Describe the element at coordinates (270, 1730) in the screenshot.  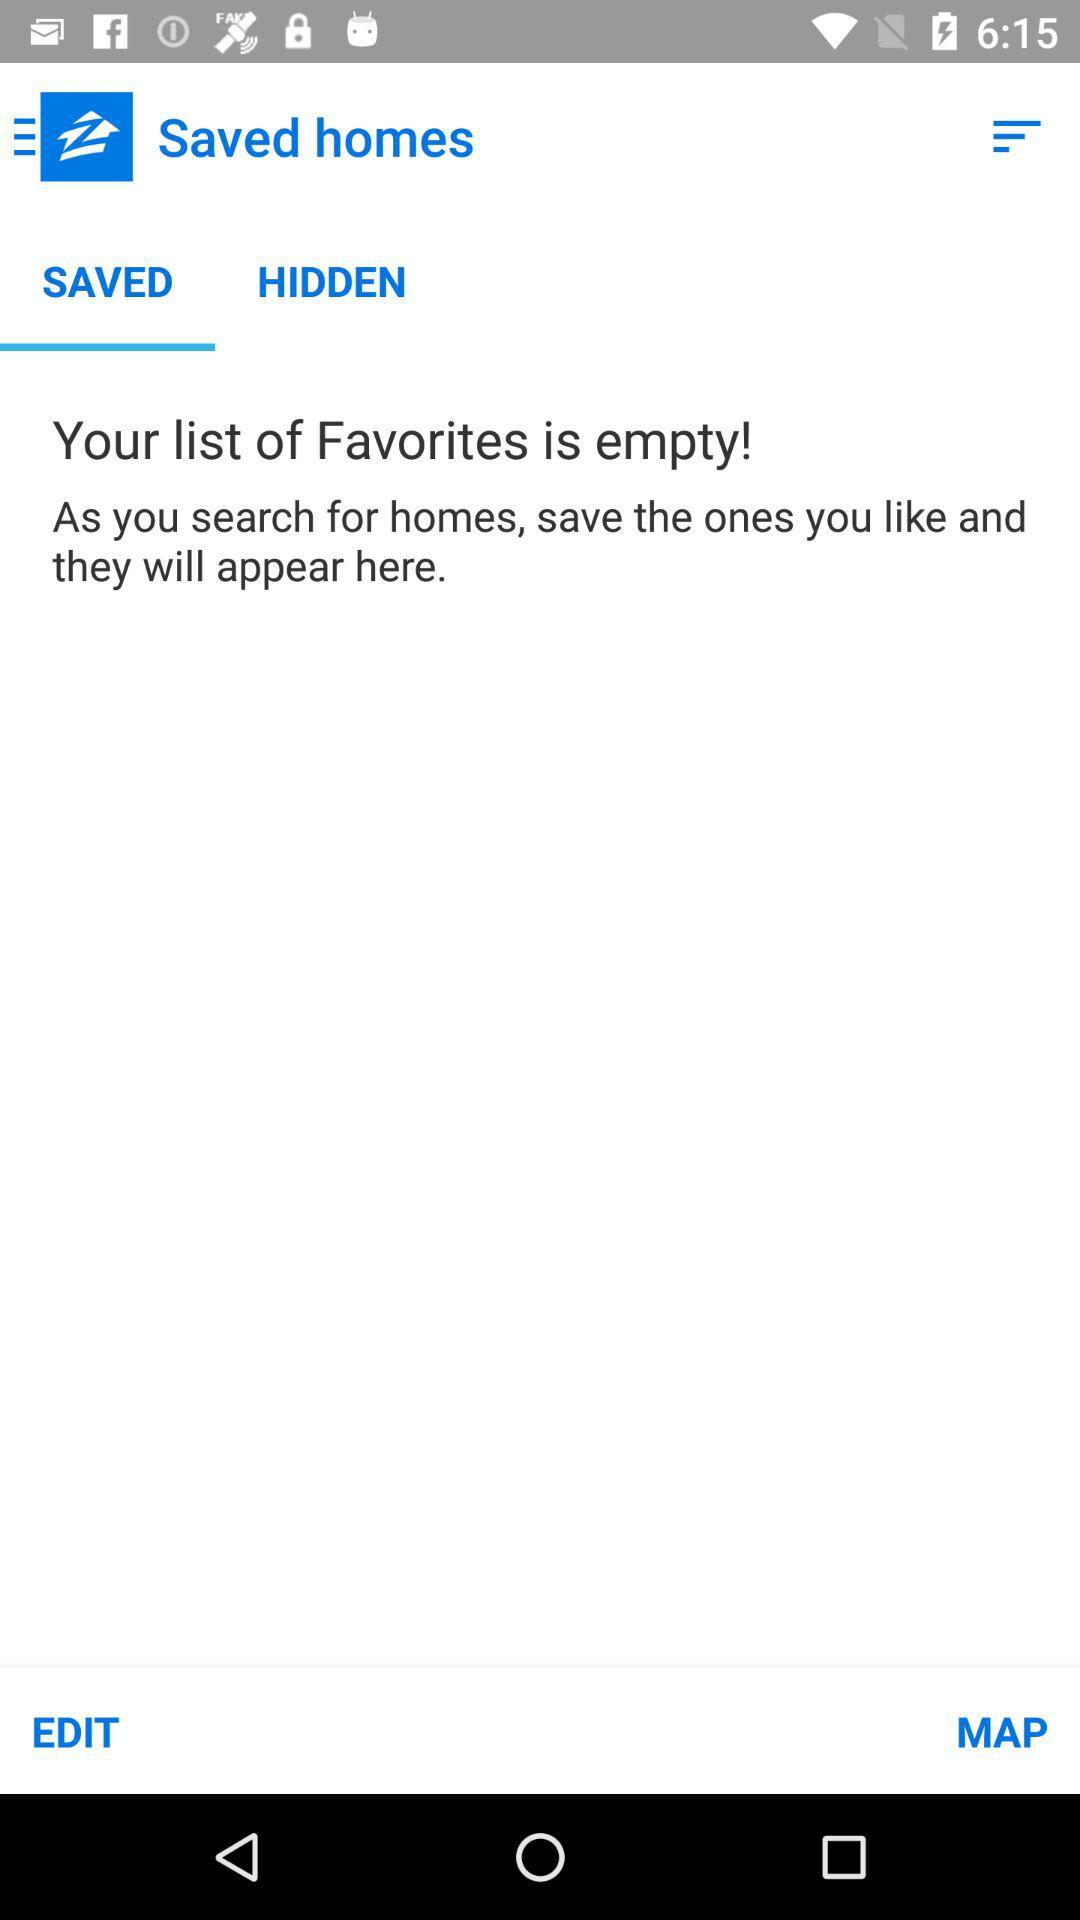
I see `item at the bottom left corner` at that location.